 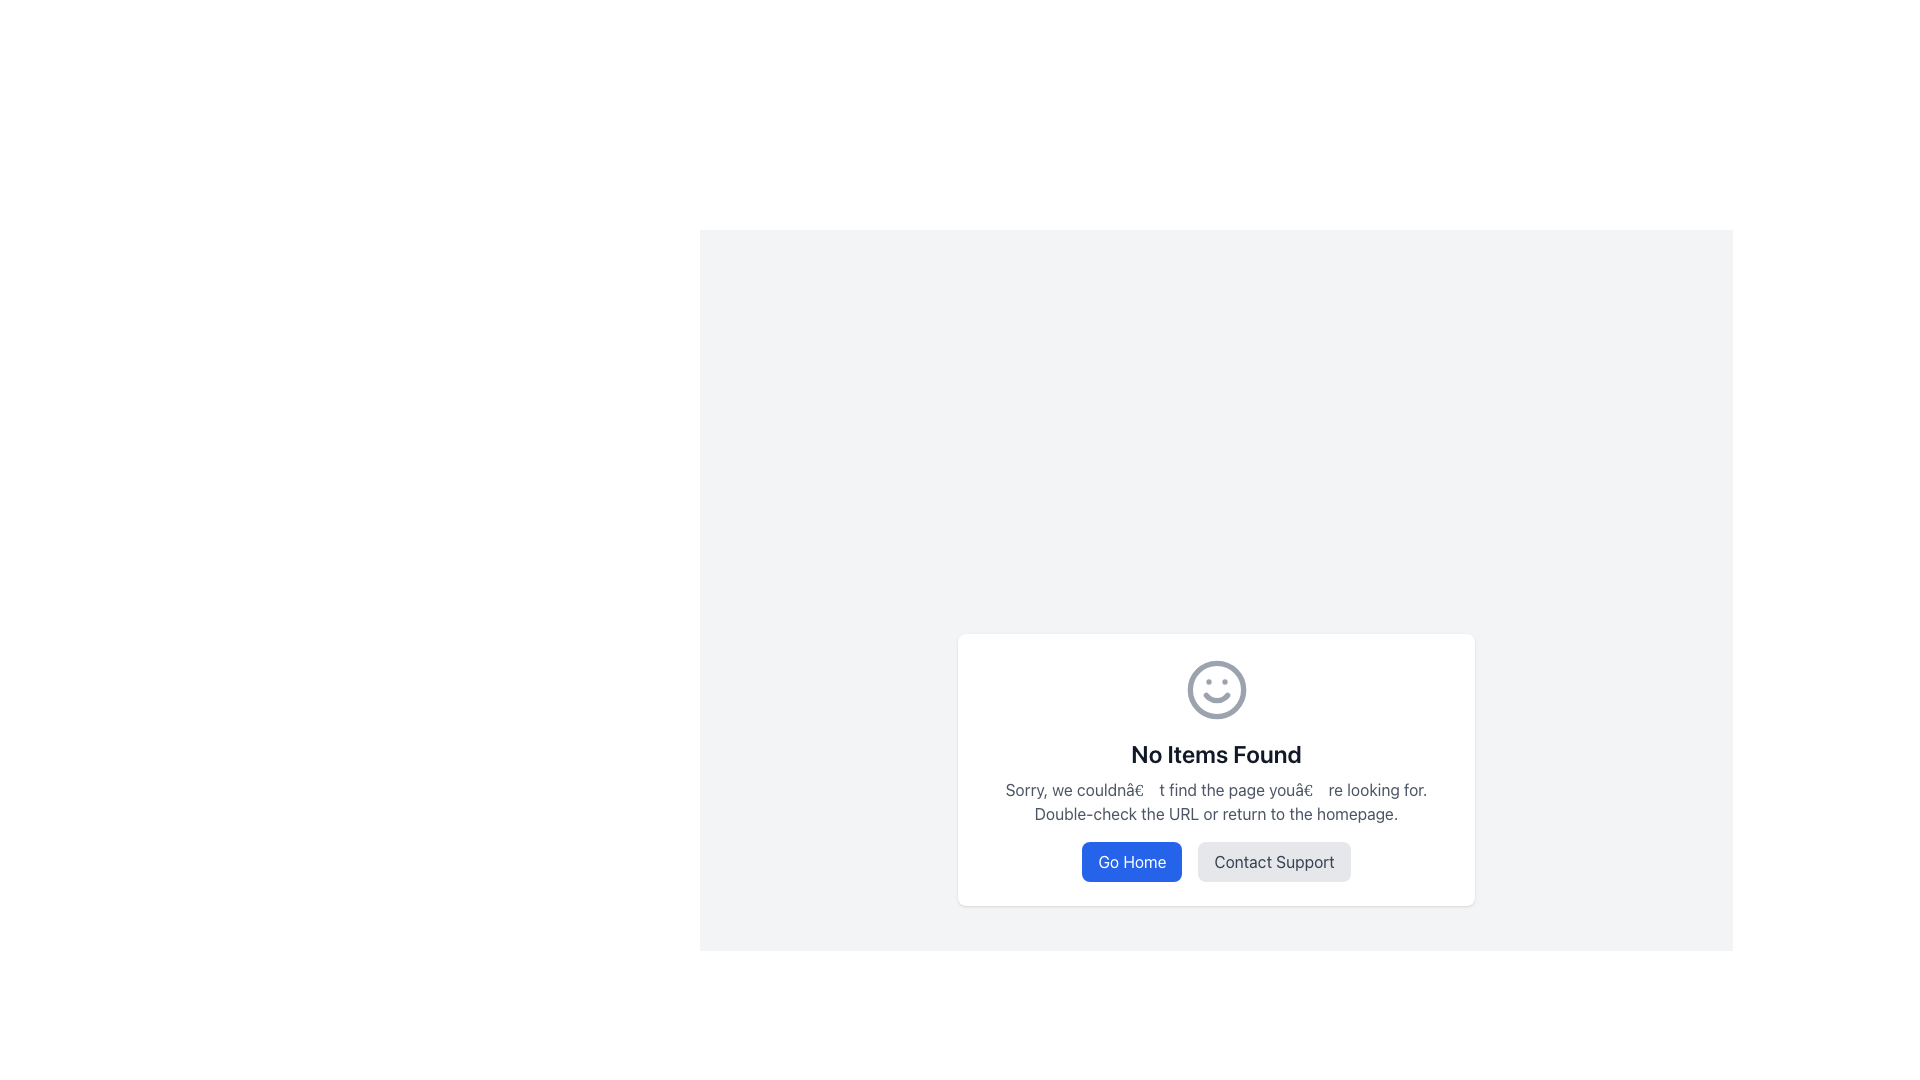 What do you see at coordinates (1215, 801) in the screenshot?
I see `the text block displaying the message 'Sorry, we couldn’t find the page you’re looking for.' which is centrally aligned below 'No Items Found' and above the buttons 'Go Home' and 'Contact Support'` at bounding box center [1215, 801].